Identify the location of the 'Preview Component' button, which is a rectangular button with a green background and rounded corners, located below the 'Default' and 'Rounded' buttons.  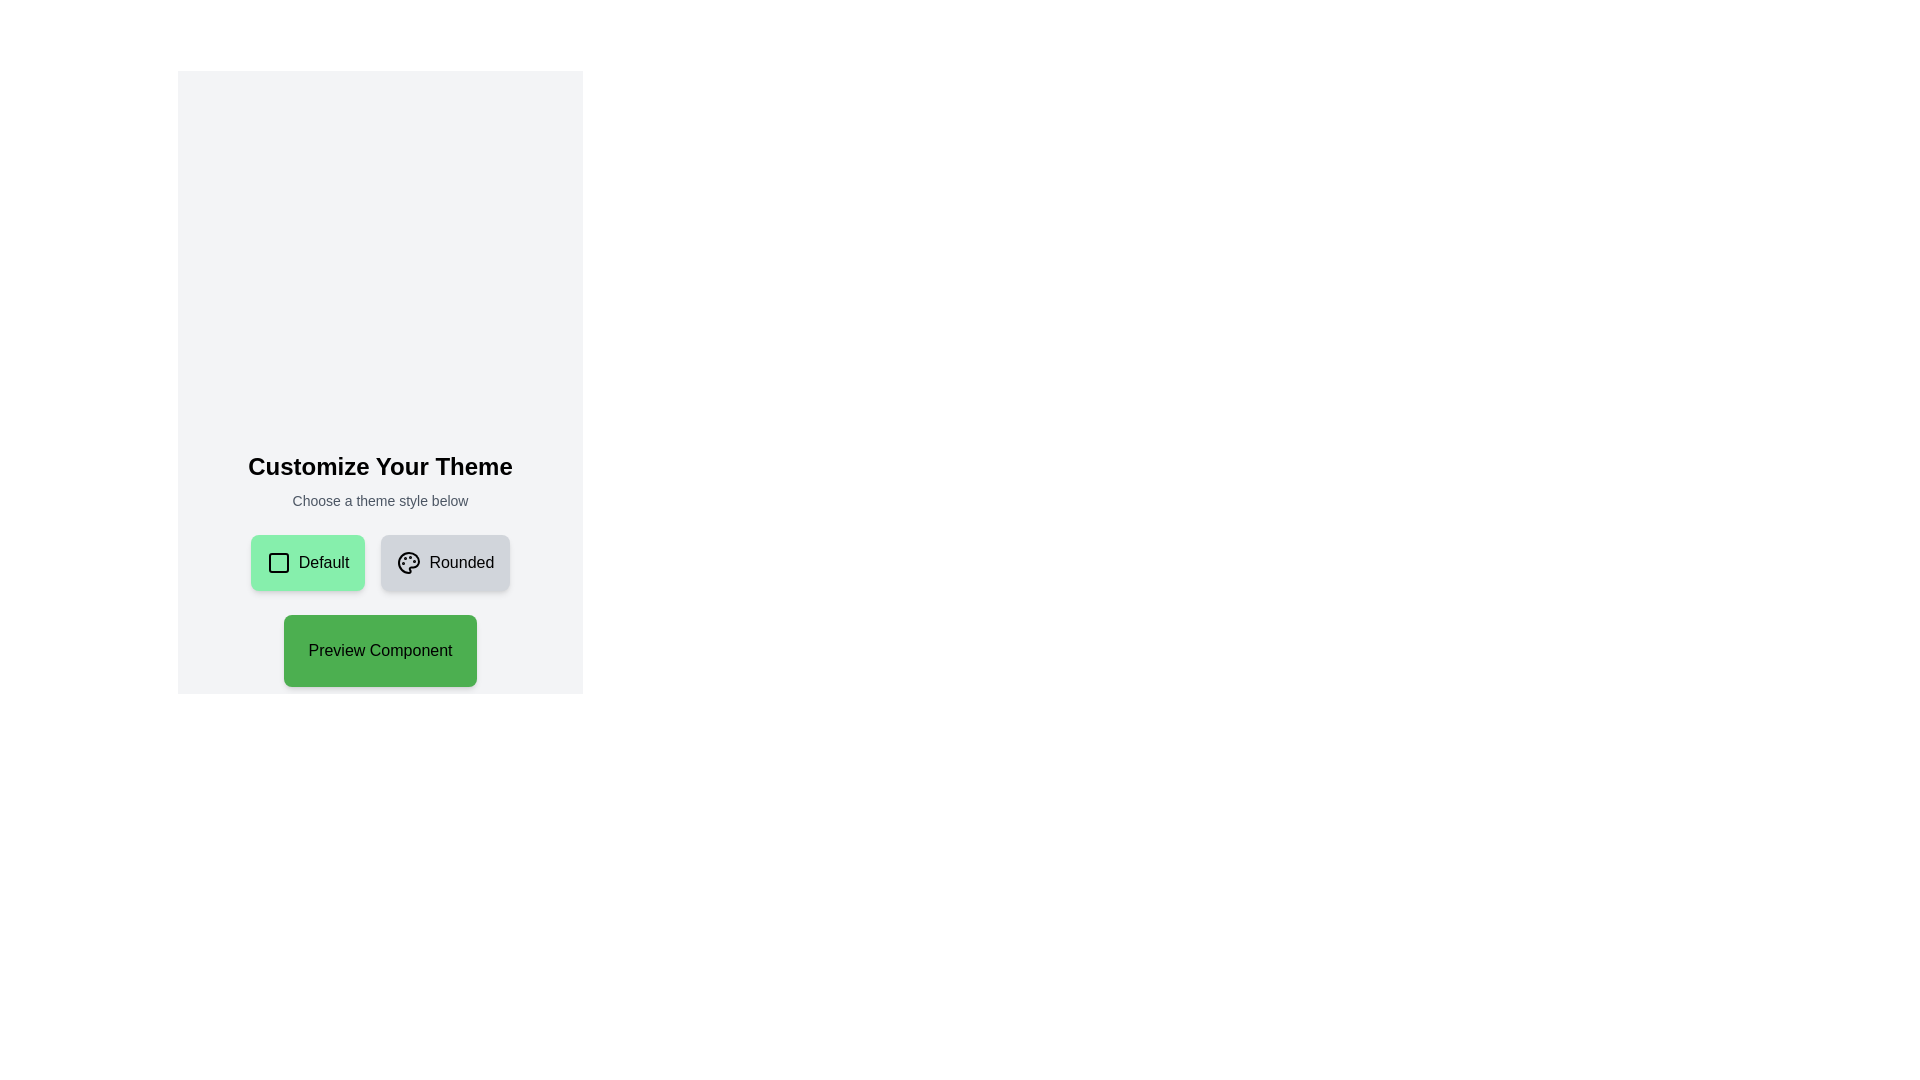
(380, 651).